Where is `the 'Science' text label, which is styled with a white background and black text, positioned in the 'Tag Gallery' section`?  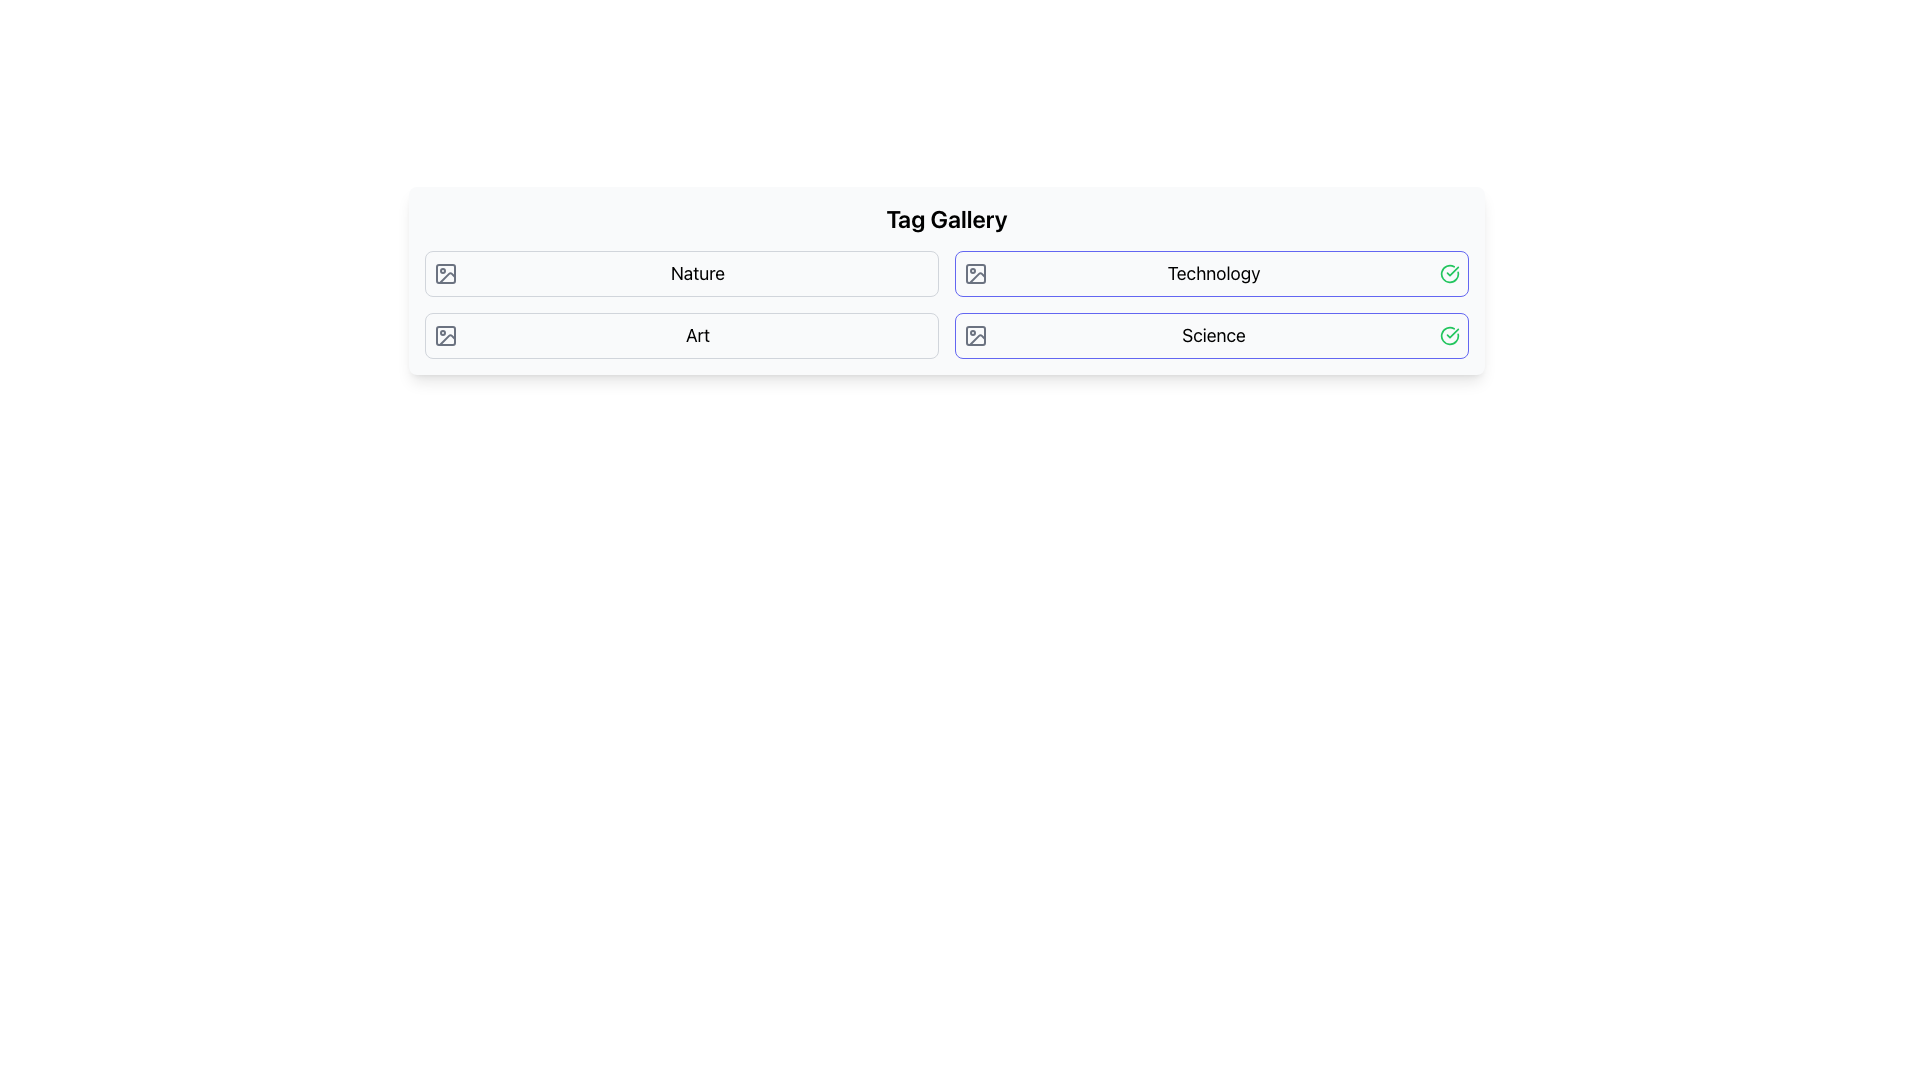
the 'Science' text label, which is styled with a white background and black text, positioned in the 'Tag Gallery' section is located at coordinates (1213, 334).